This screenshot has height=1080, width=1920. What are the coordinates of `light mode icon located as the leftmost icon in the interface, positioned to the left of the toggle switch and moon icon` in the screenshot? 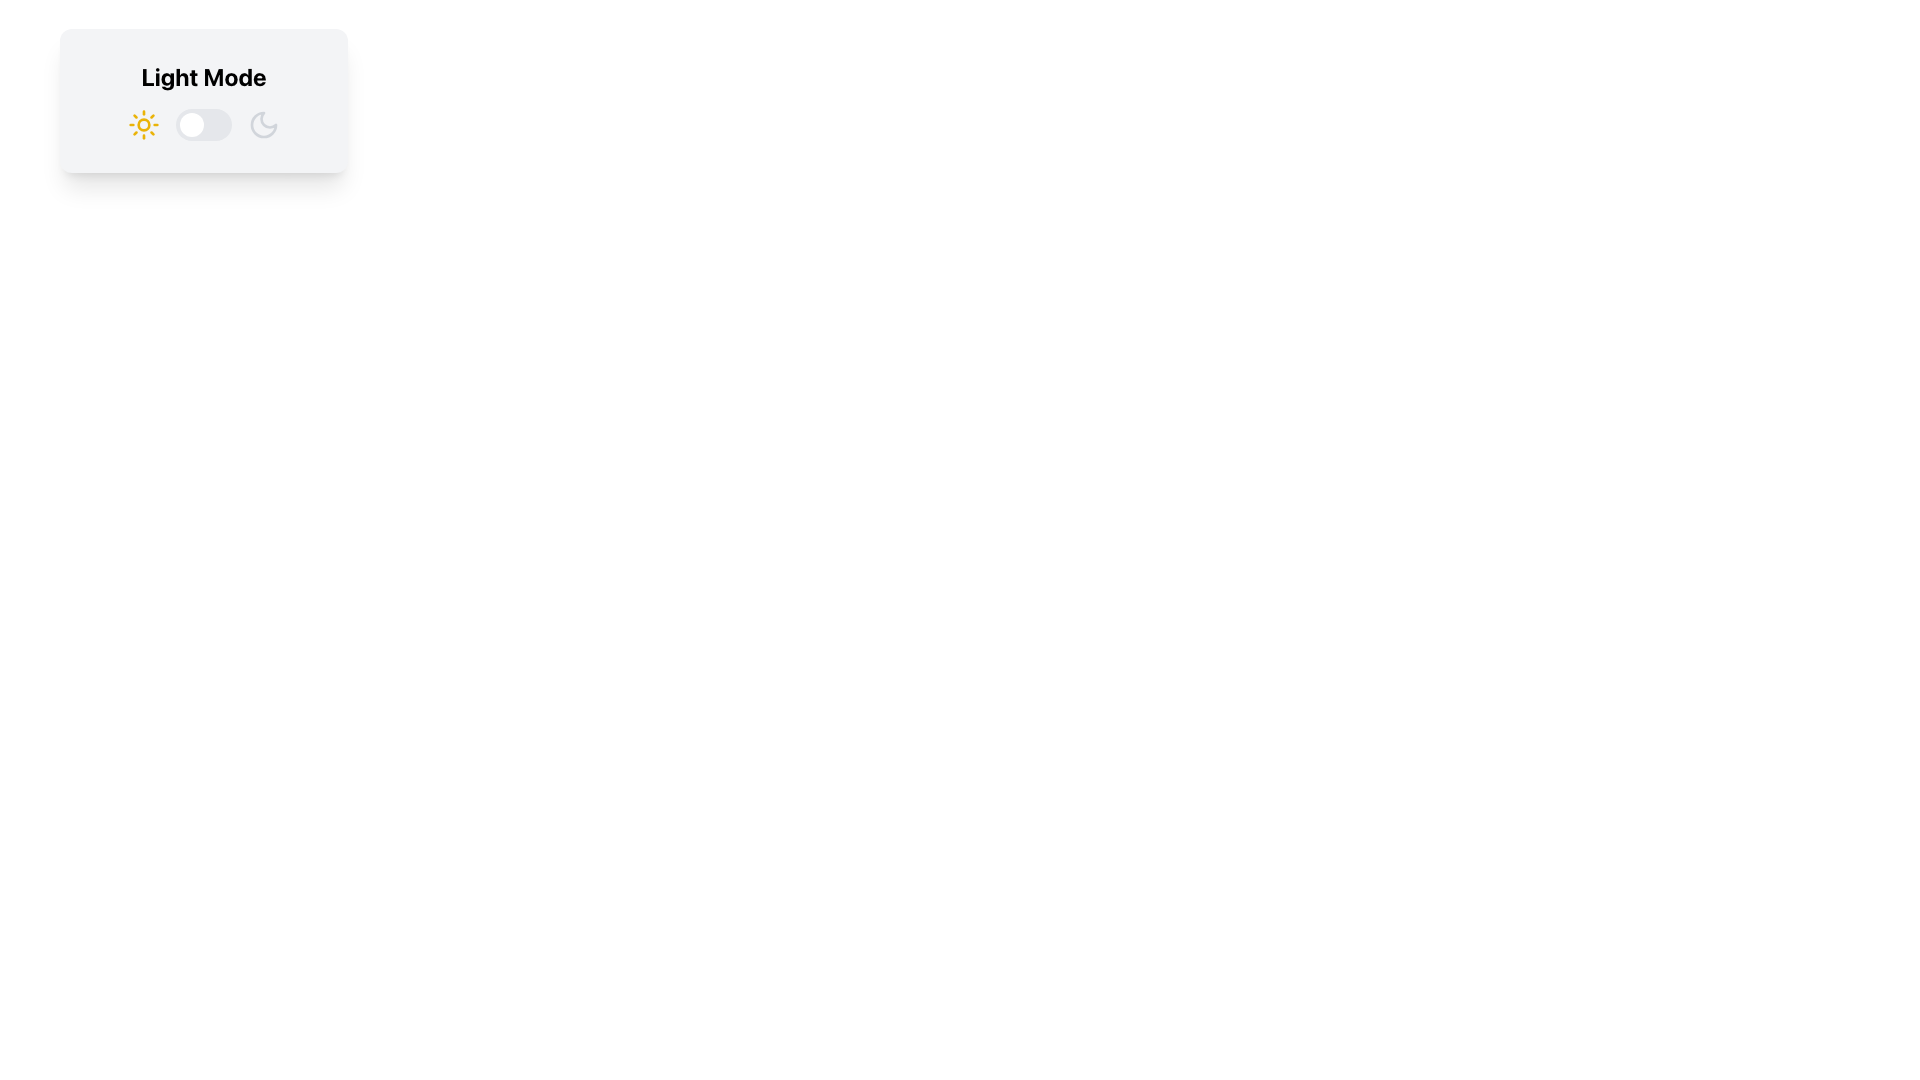 It's located at (143, 124).